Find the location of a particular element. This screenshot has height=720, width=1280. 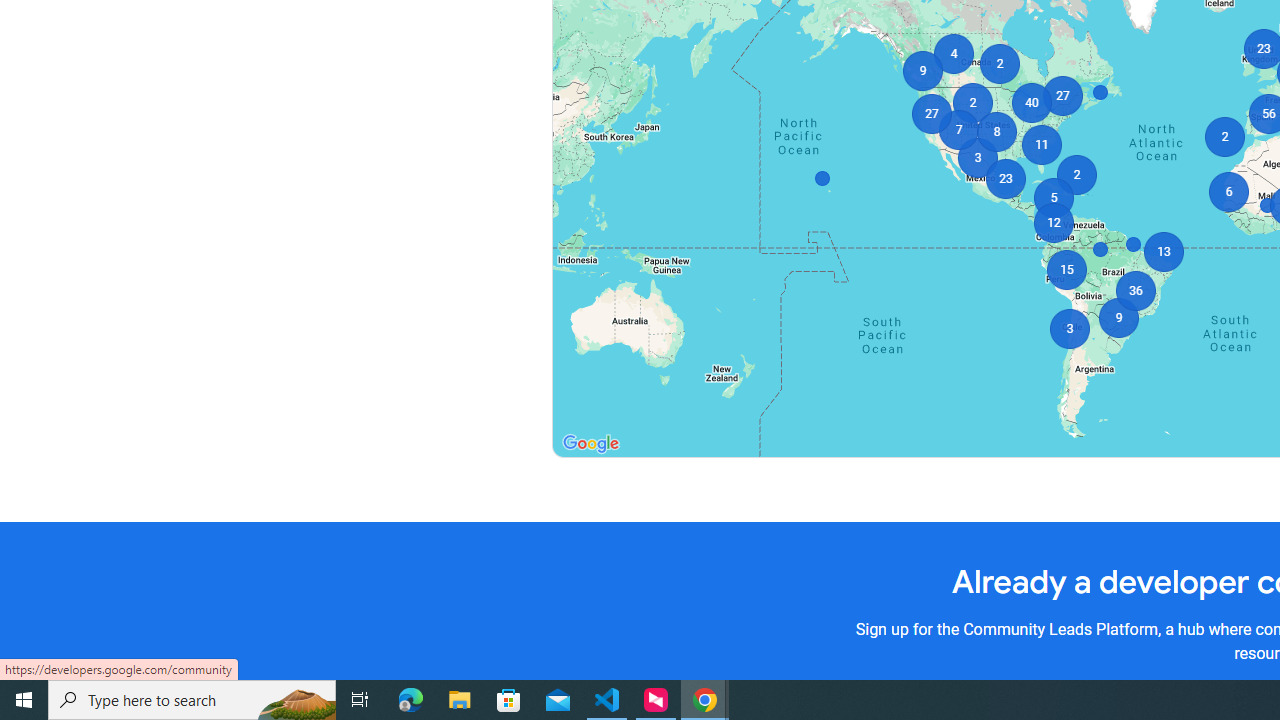

'2' is located at coordinates (1075, 173).